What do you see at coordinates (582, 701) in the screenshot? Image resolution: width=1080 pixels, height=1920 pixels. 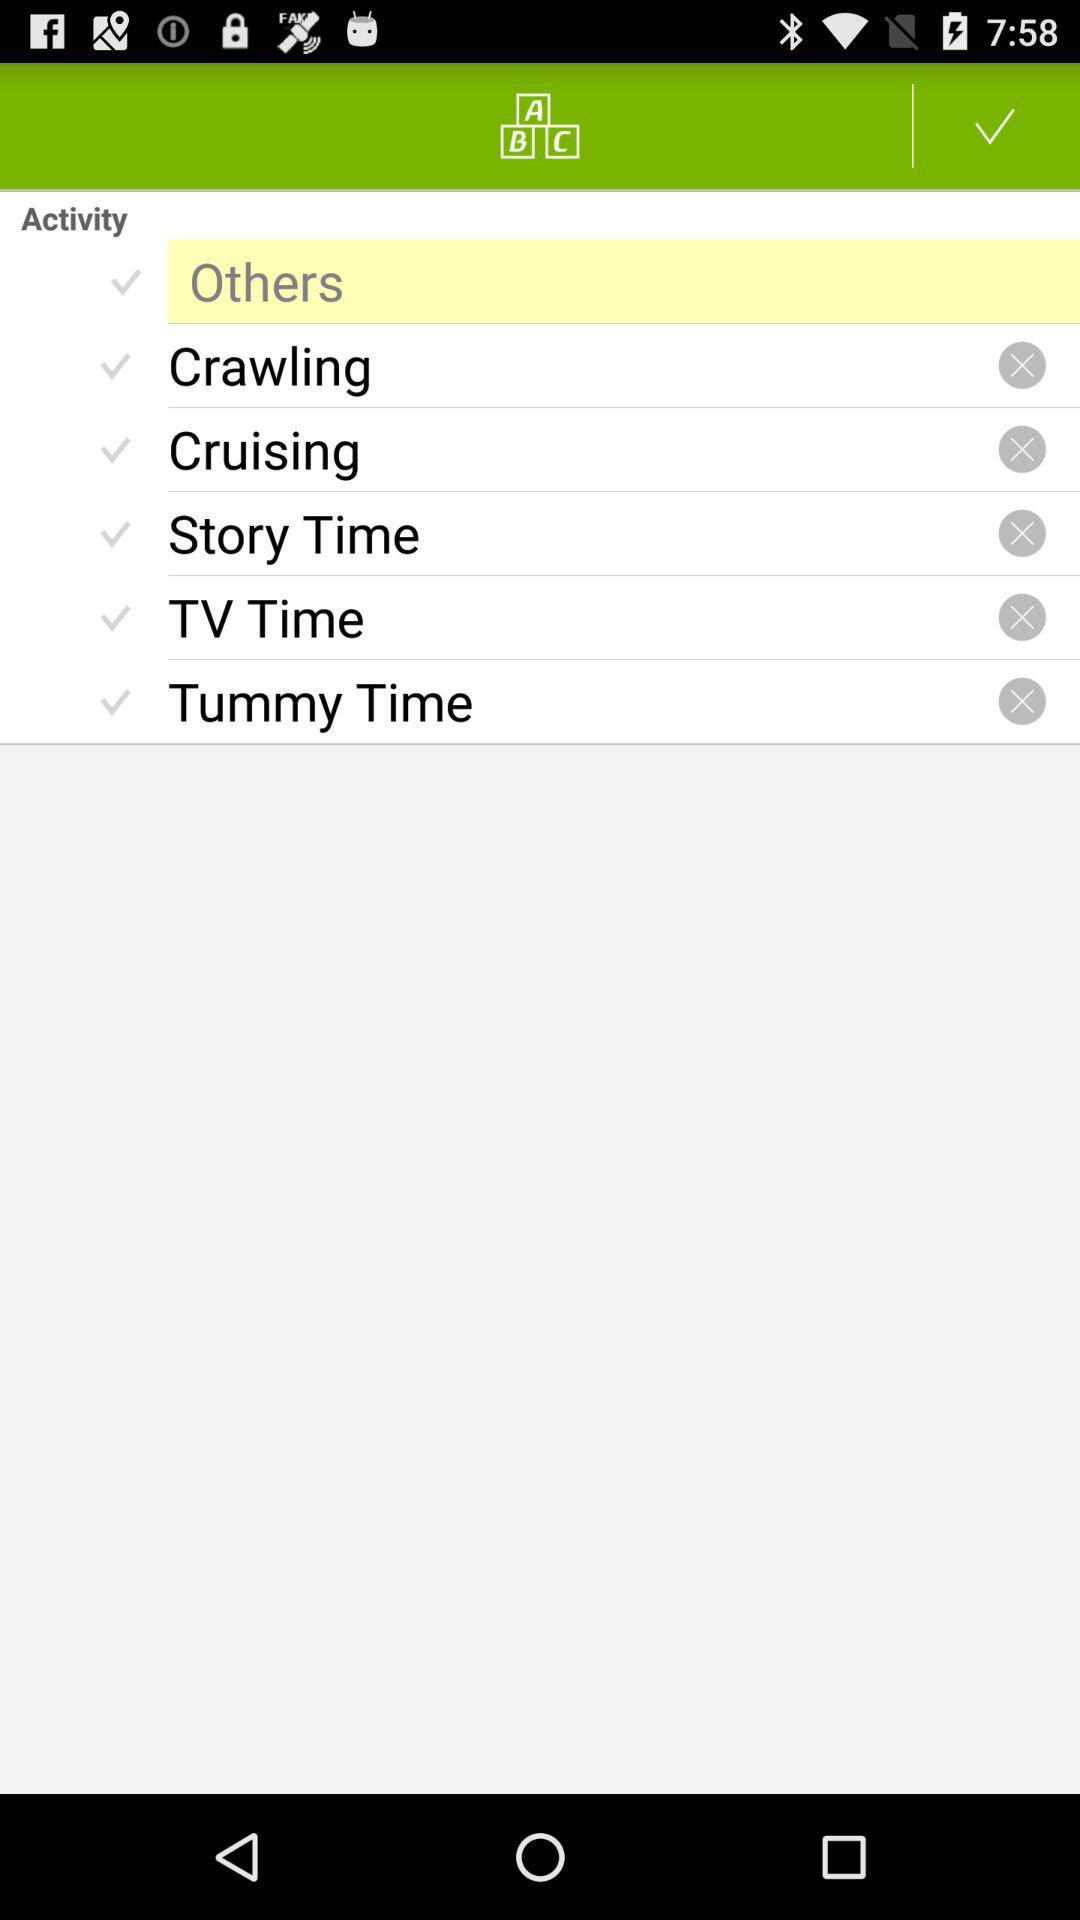 I see `tummy time icon` at bounding box center [582, 701].